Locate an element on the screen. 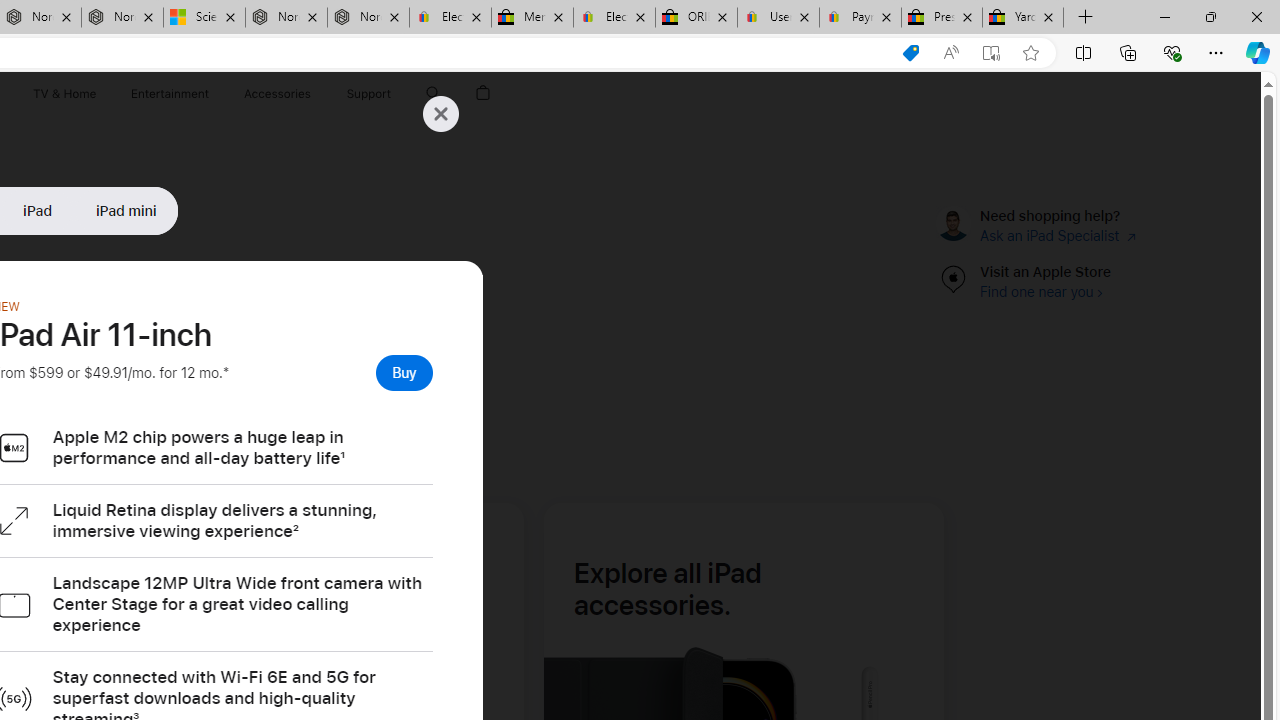  'Yard, Garden & Outdoor Living' is located at coordinates (1023, 17).